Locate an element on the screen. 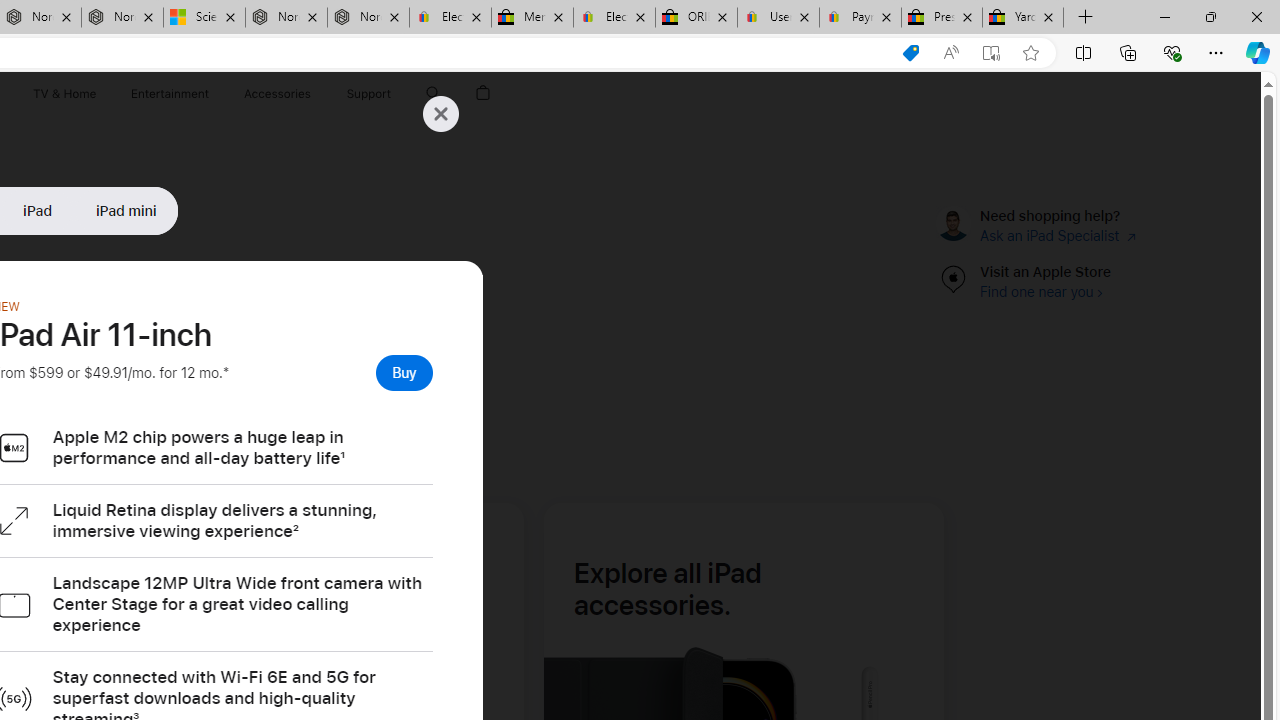  'Yard, Garden & Outdoor Living' is located at coordinates (1023, 17).